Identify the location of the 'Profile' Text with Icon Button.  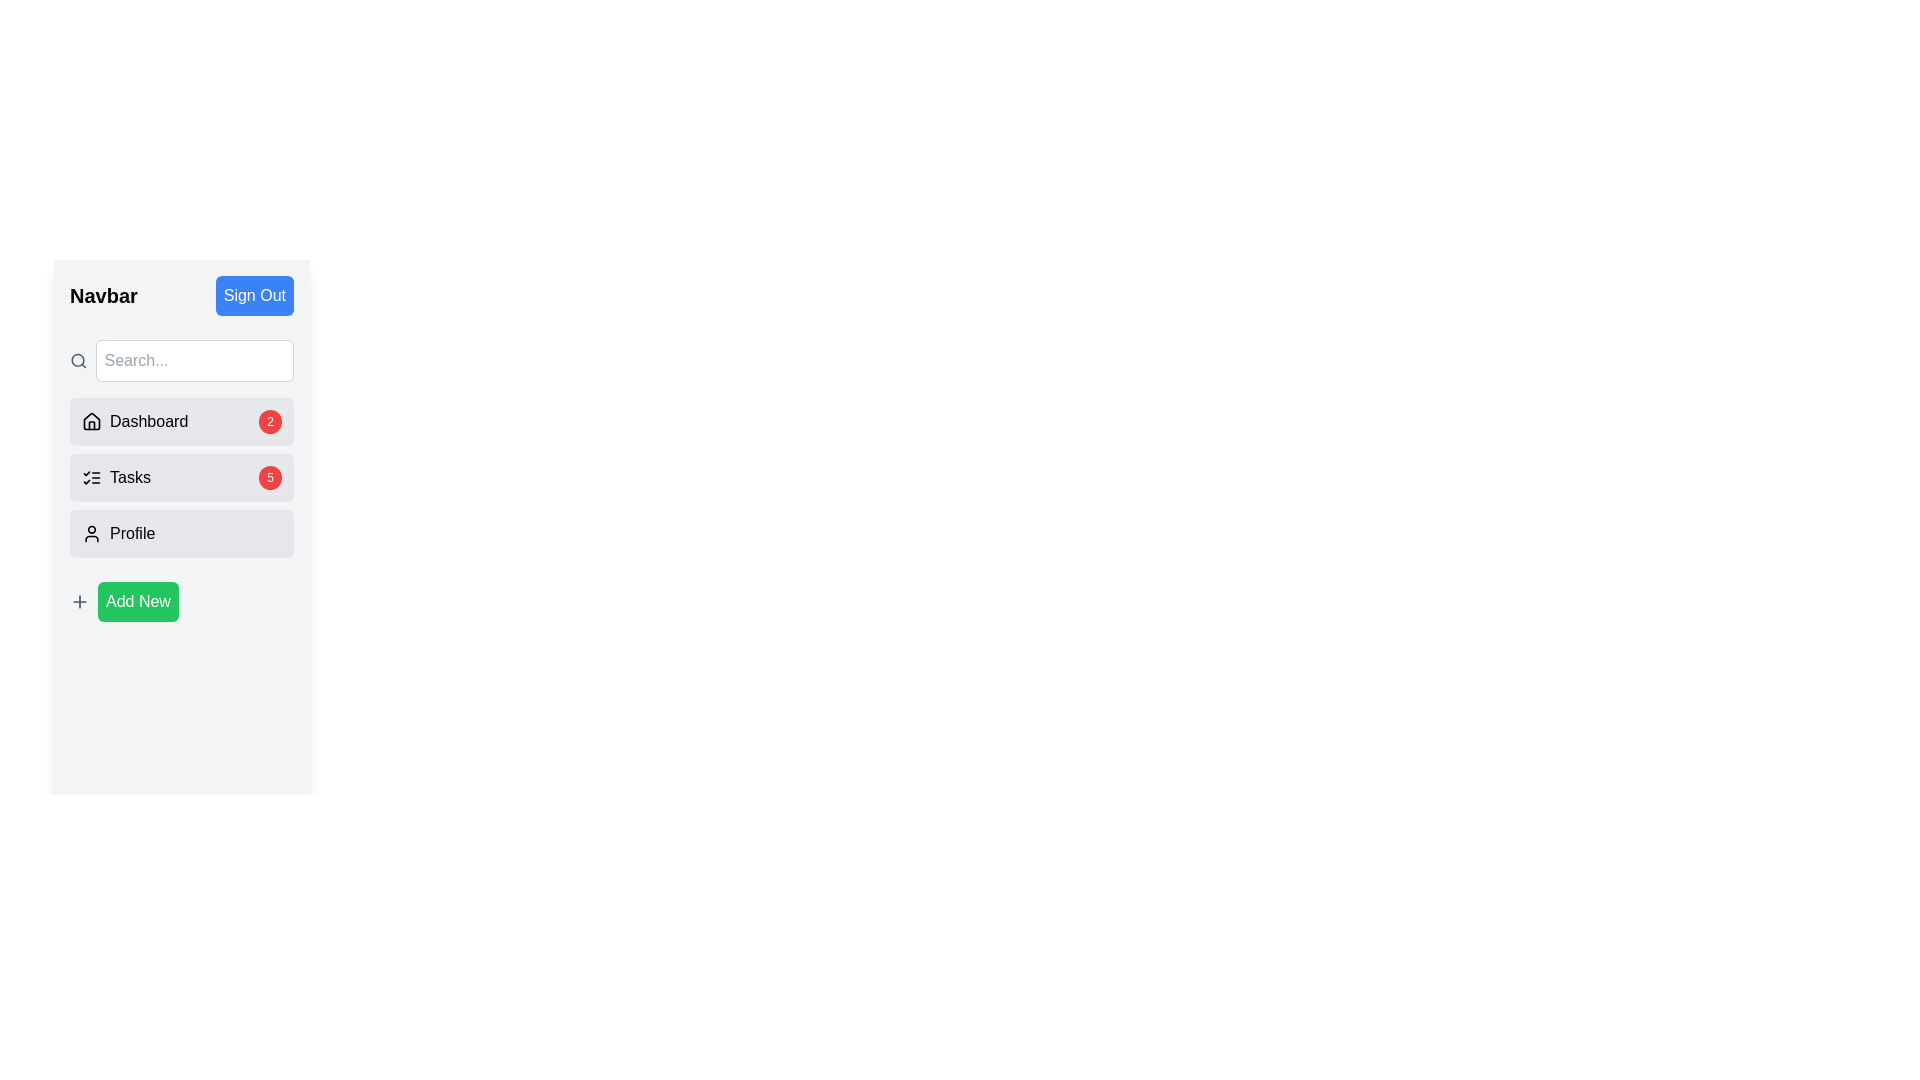
(117, 532).